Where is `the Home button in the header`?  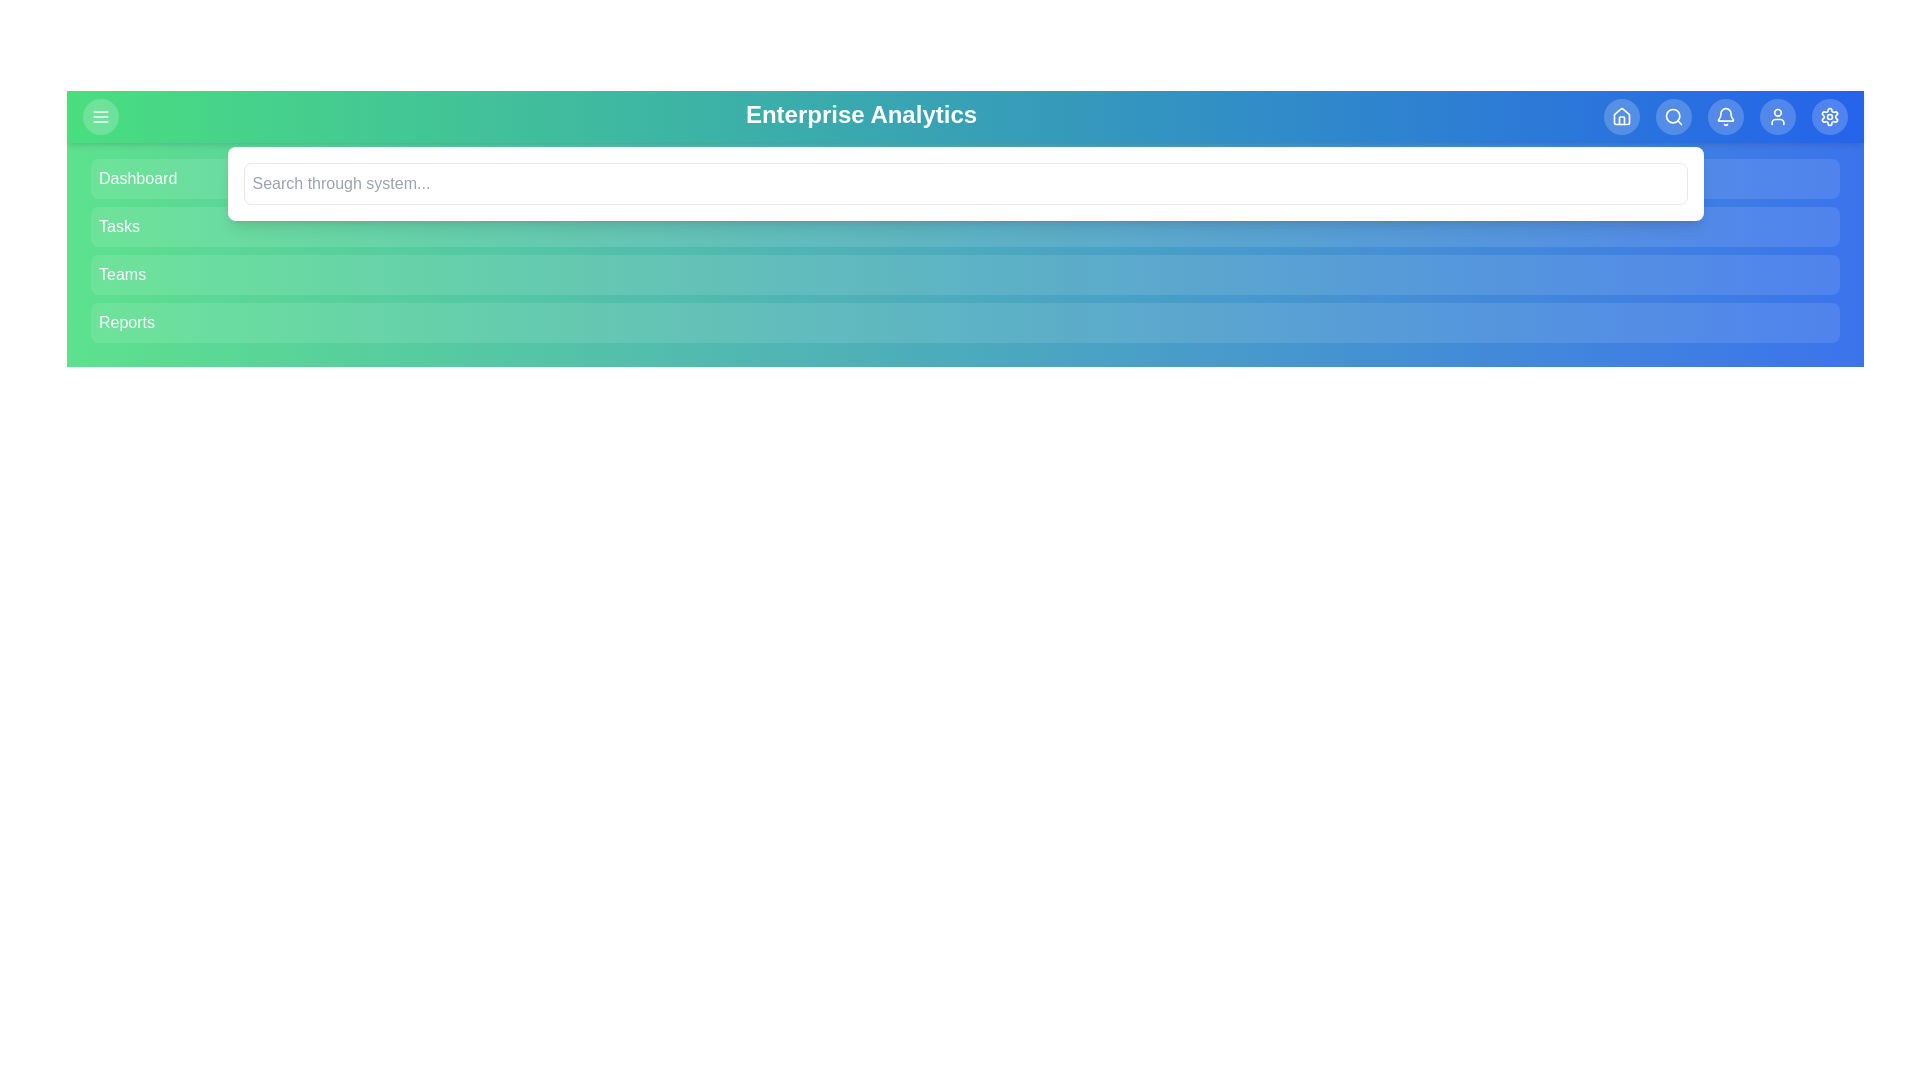
the Home button in the header is located at coordinates (1622, 116).